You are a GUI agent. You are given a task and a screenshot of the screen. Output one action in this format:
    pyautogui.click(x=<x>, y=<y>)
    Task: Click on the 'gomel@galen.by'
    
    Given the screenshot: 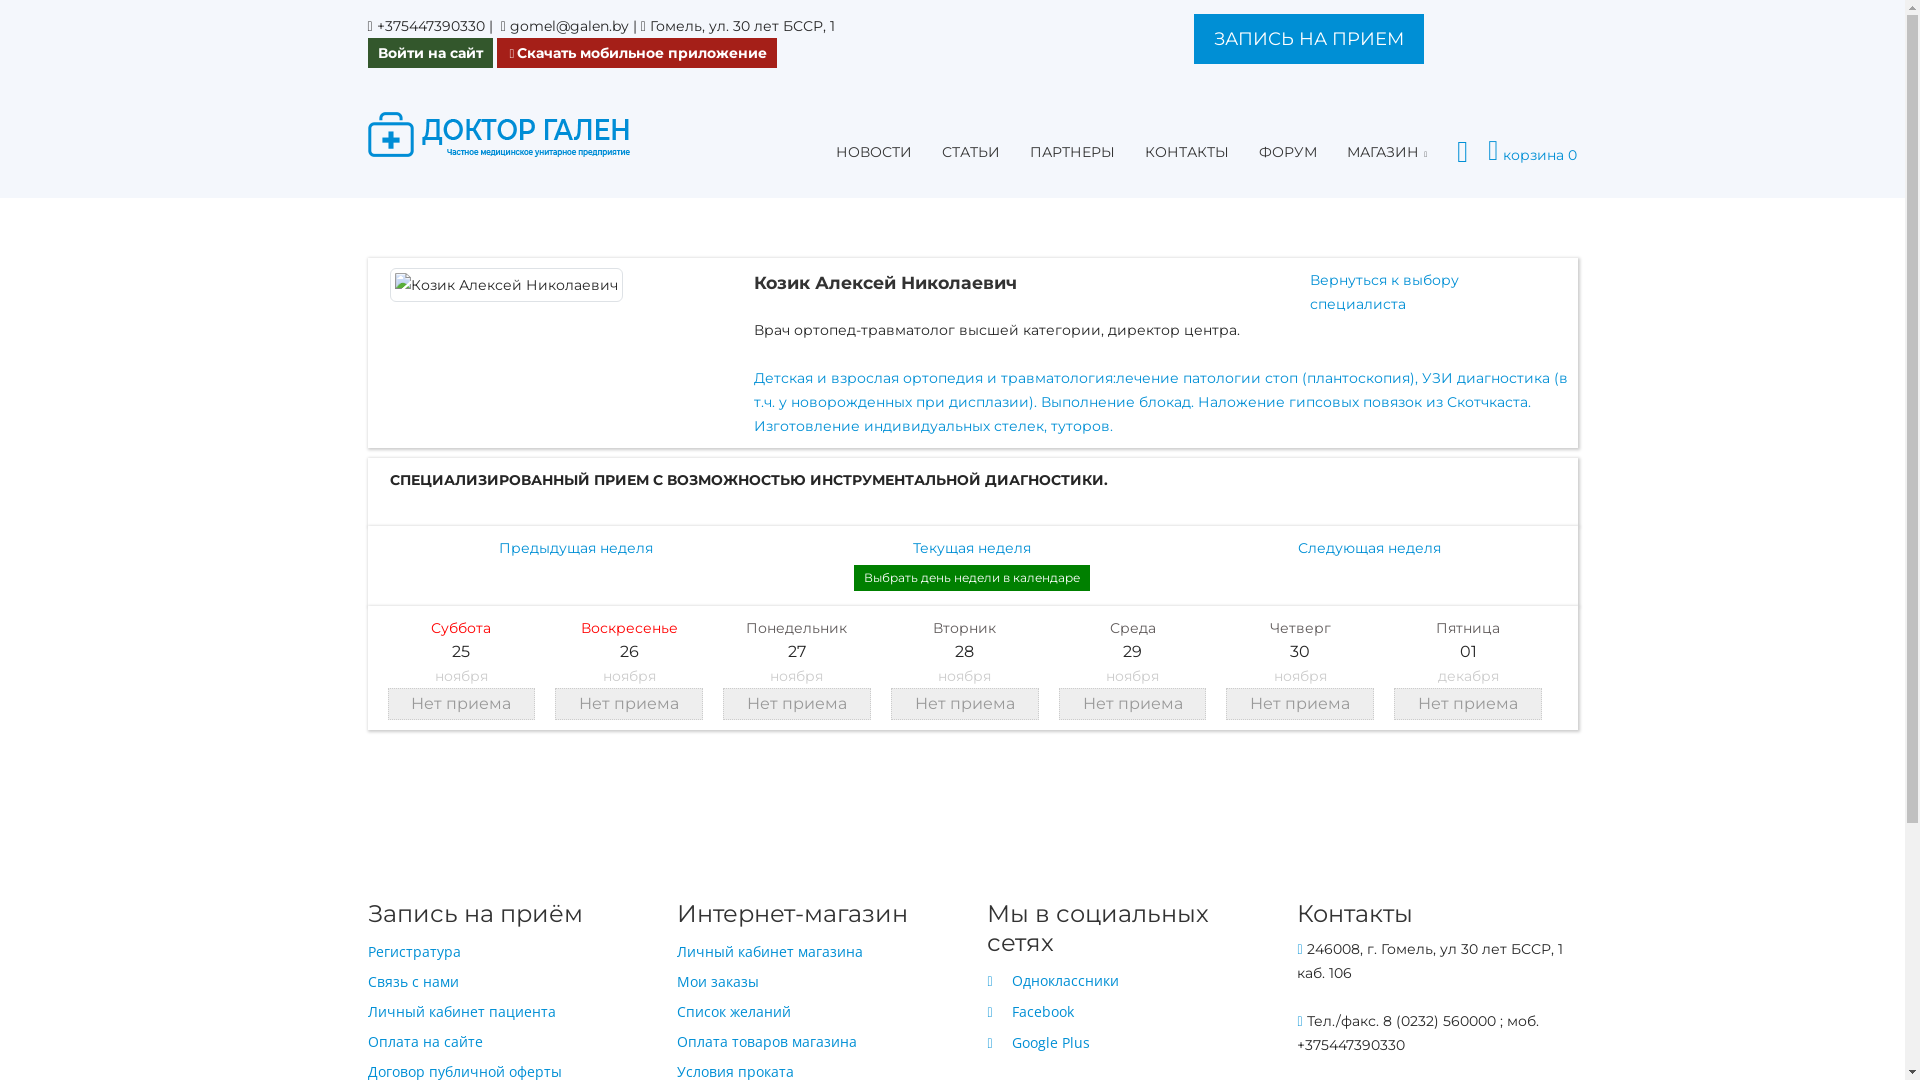 What is the action you would take?
    pyautogui.click(x=509, y=26)
    